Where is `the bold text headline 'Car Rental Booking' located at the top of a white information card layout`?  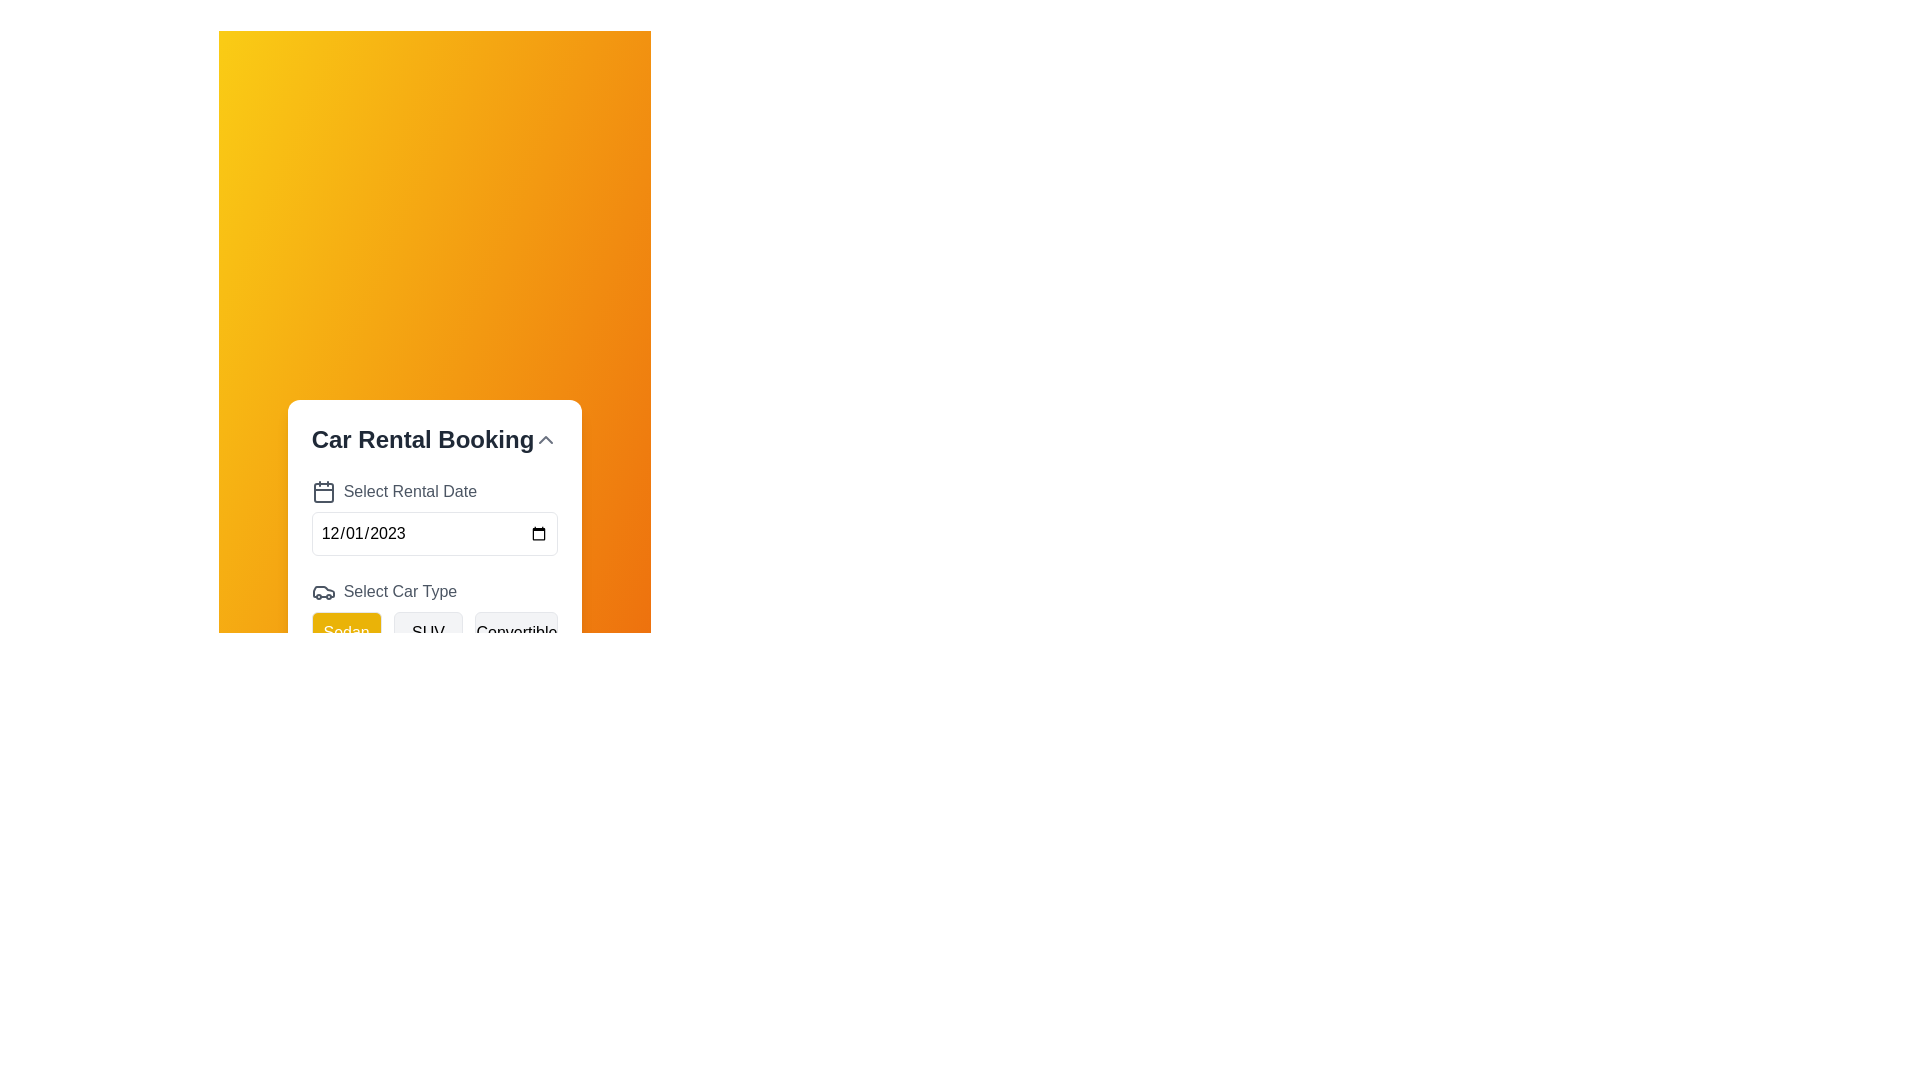
the bold text headline 'Car Rental Booking' located at the top of a white information card layout is located at coordinates (421, 438).